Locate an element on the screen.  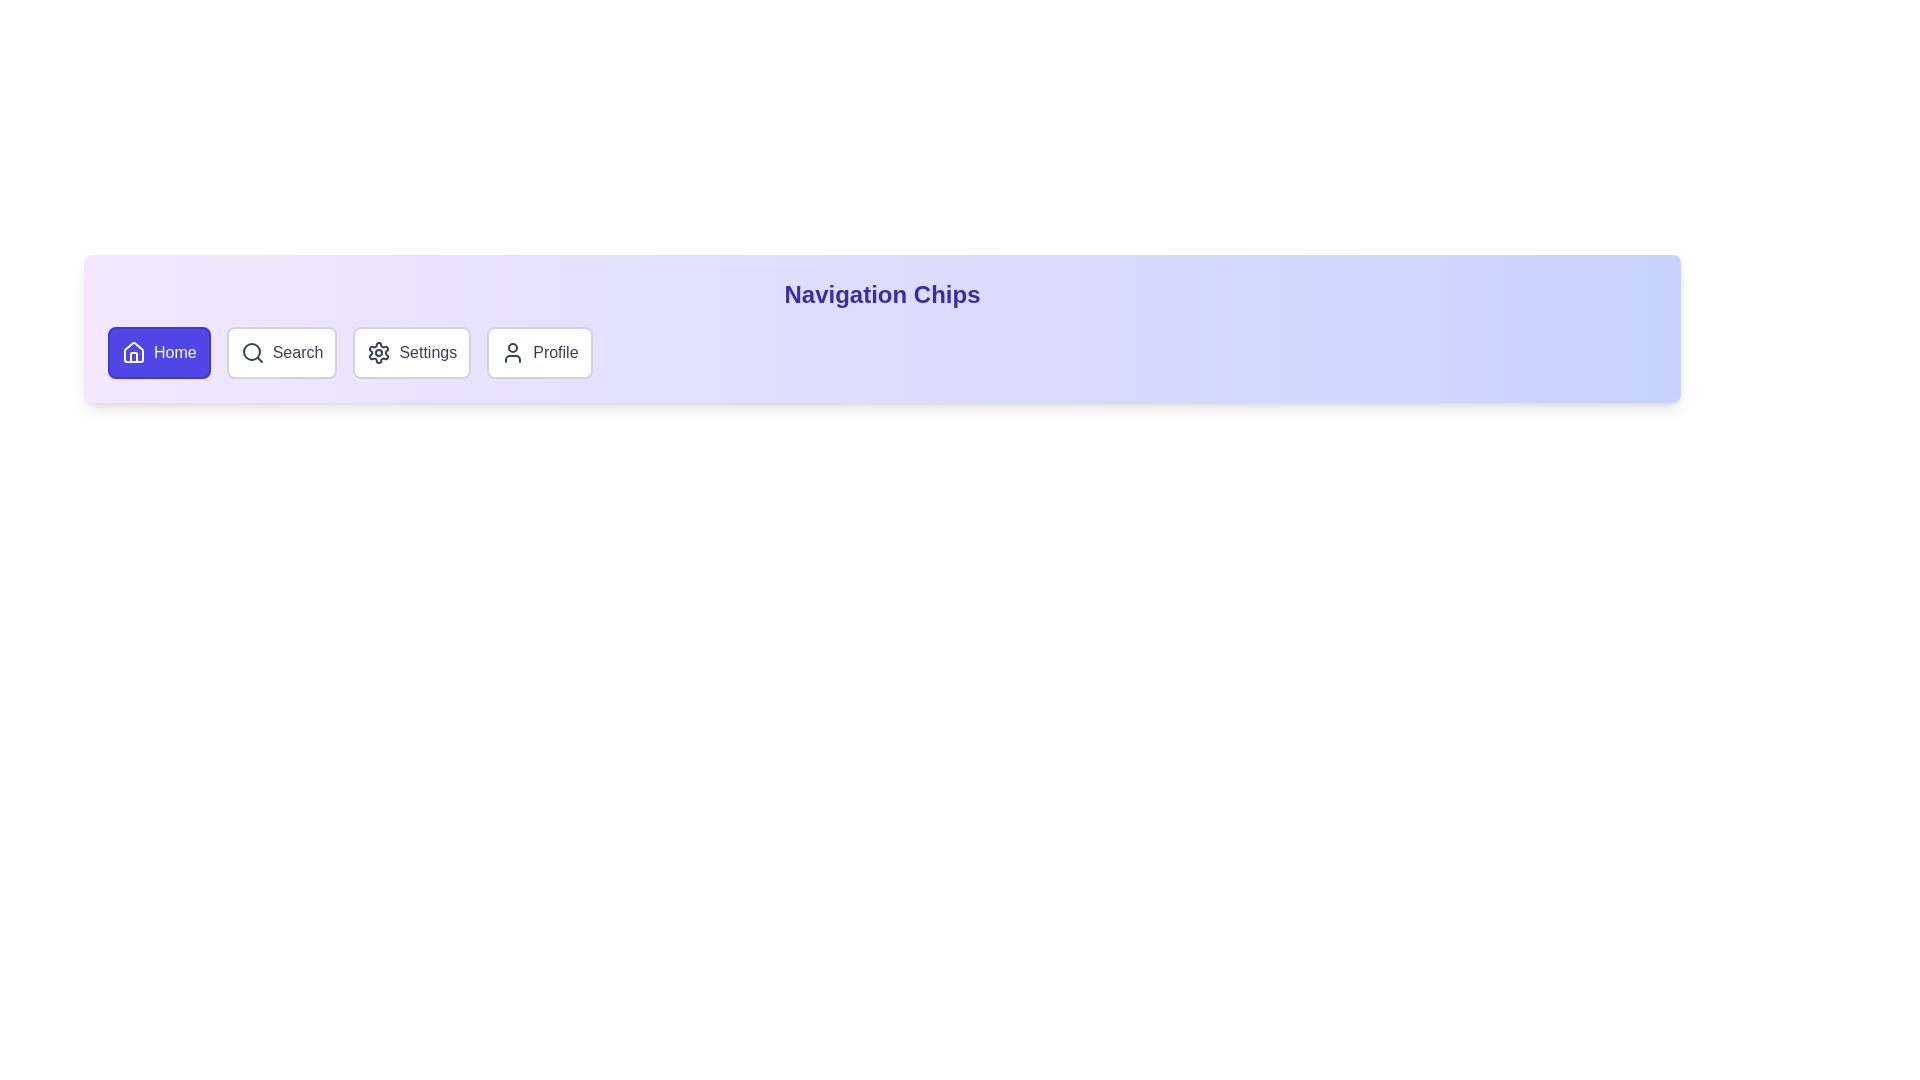
the icon of the chip labeled Home to activate it is located at coordinates (133, 352).